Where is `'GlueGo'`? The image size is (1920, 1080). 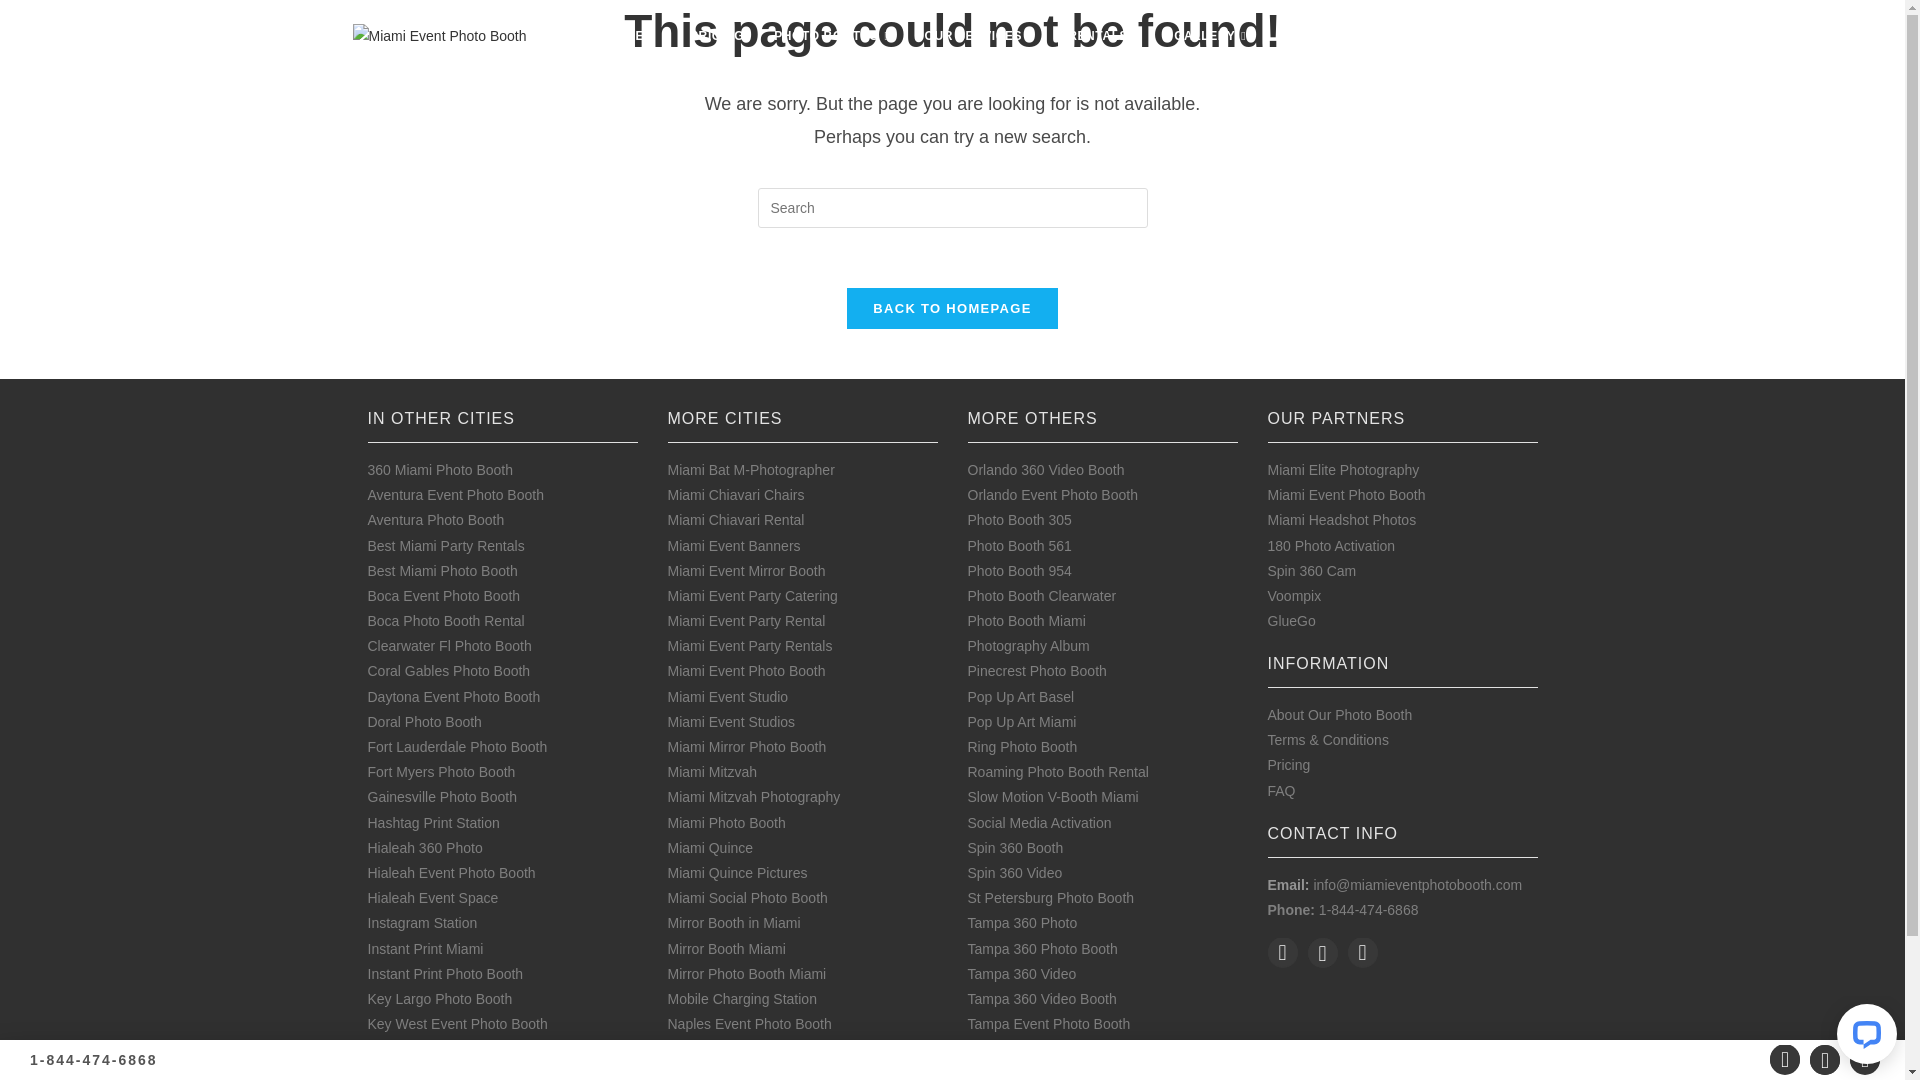
'GlueGo' is located at coordinates (1291, 620).